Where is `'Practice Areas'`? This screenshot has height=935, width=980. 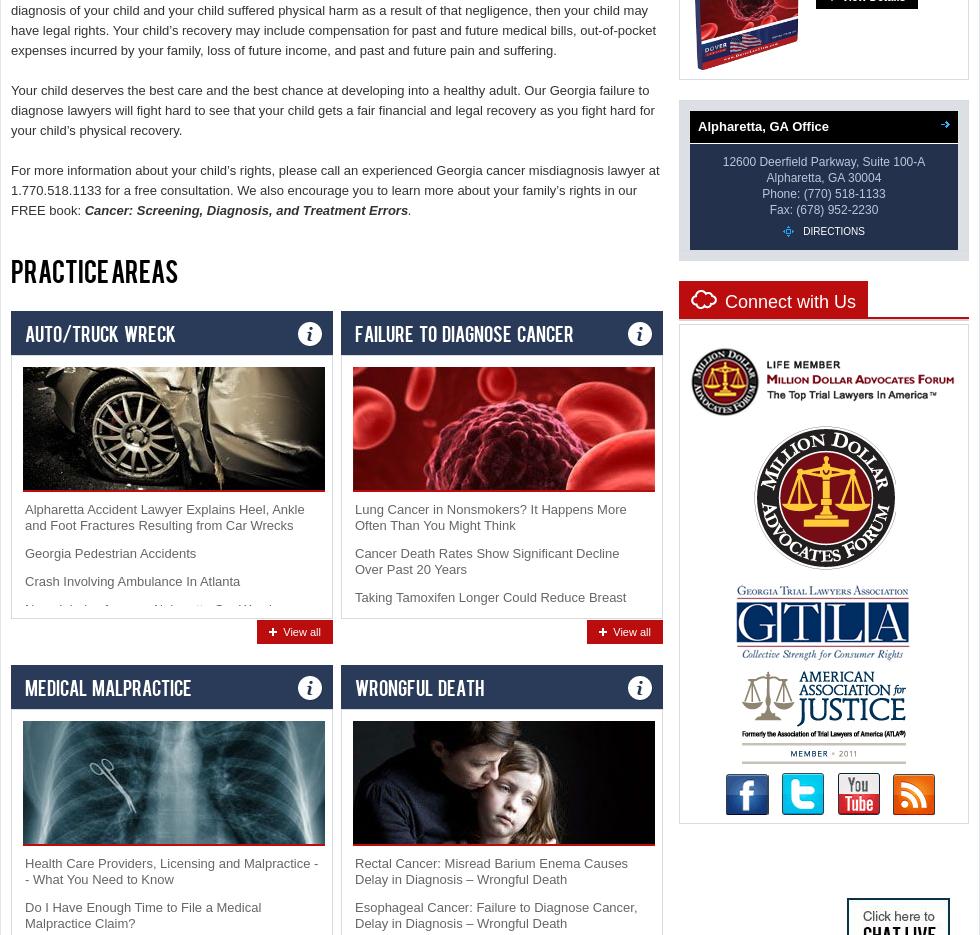 'Practice Areas' is located at coordinates (94, 269).